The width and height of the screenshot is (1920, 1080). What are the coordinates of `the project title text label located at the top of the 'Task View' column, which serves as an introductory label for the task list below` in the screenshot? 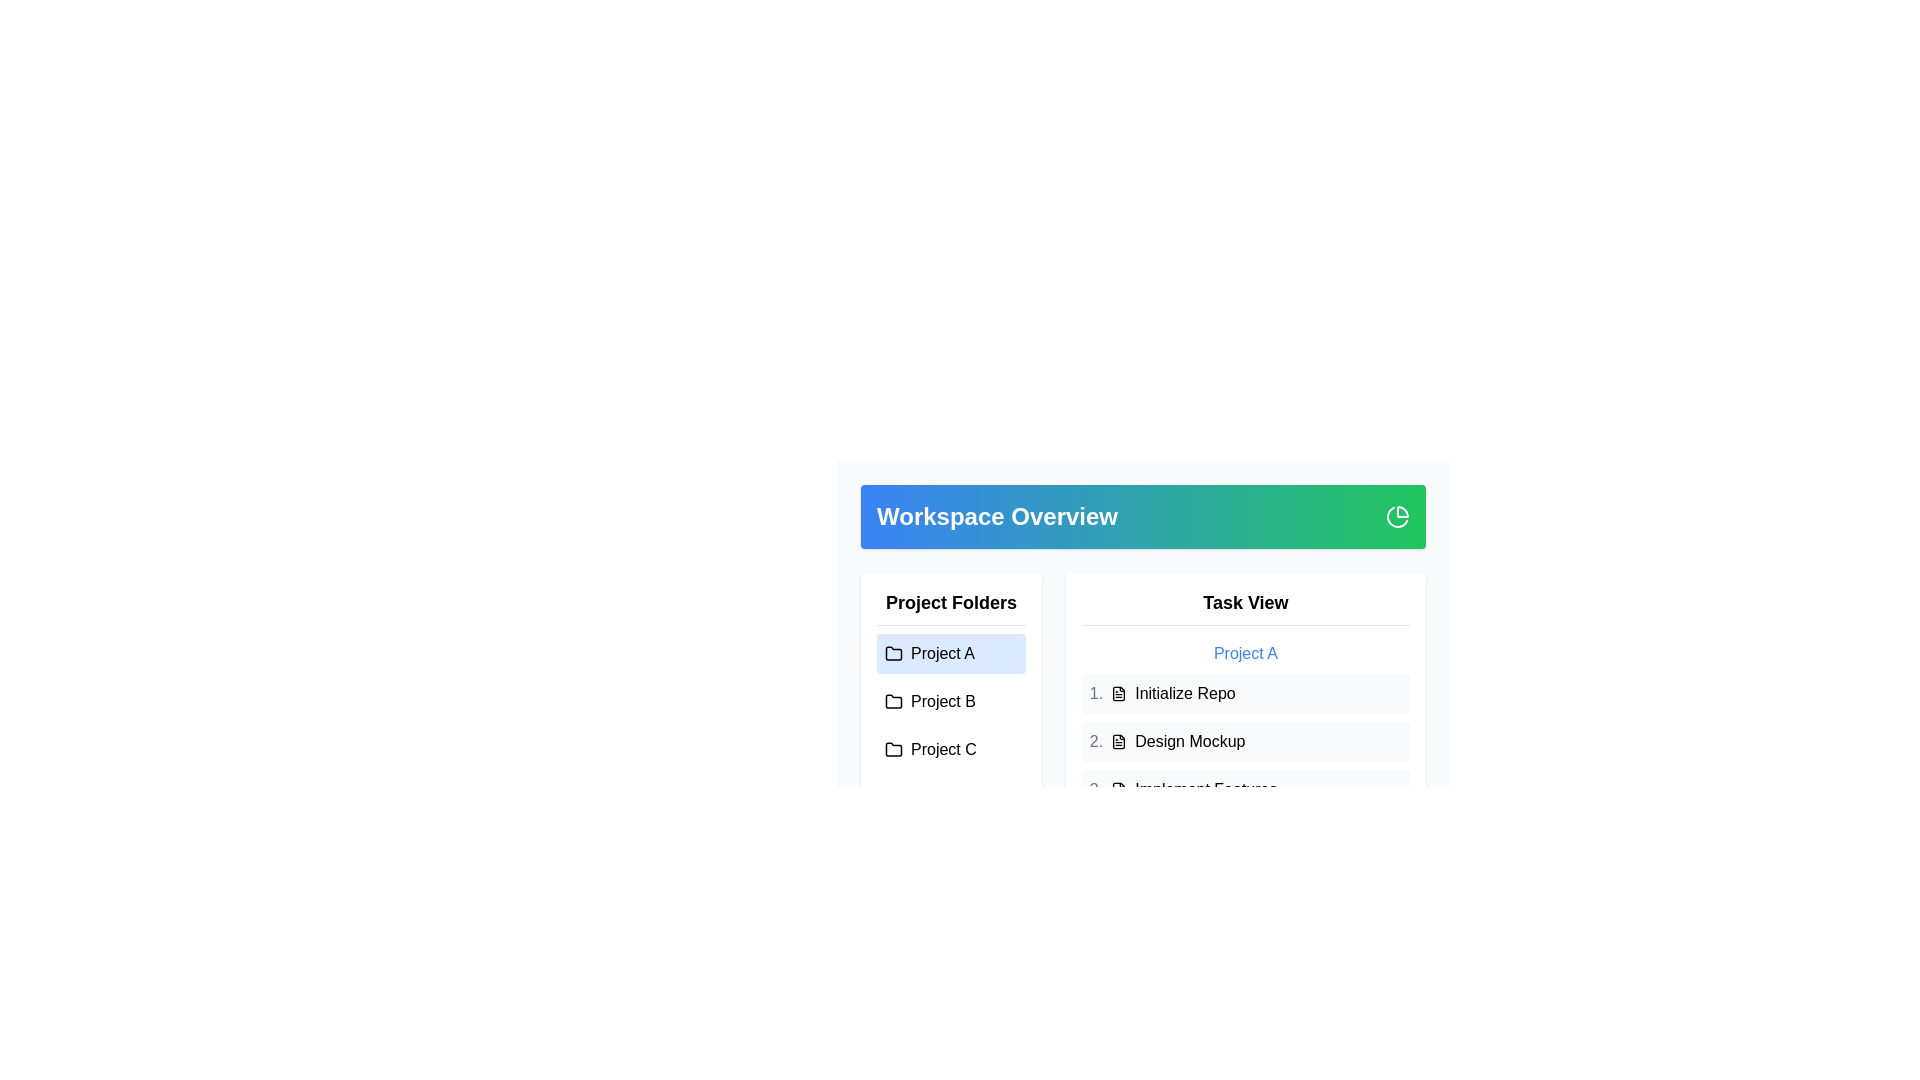 It's located at (1244, 654).